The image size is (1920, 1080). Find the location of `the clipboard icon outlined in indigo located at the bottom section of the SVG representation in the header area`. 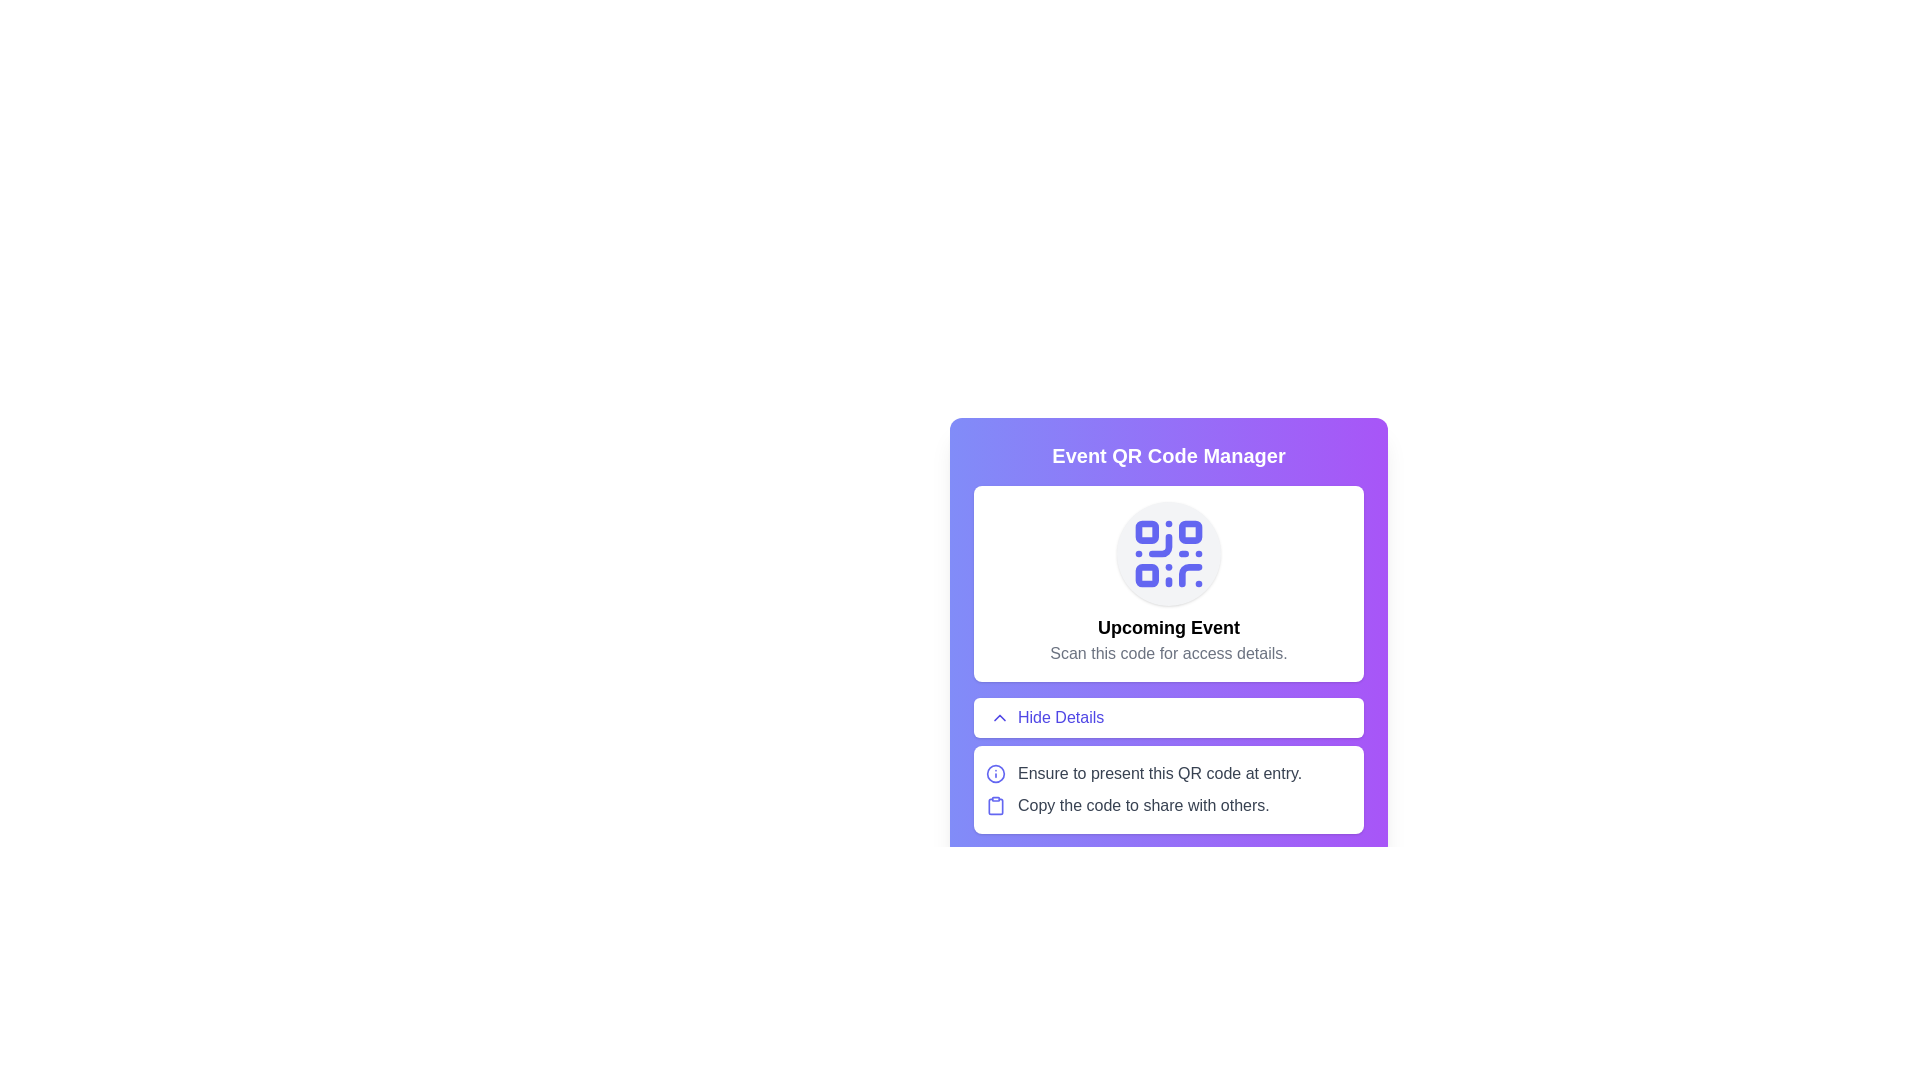

the clipboard icon outlined in indigo located at the bottom section of the SVG representation in the header area is located at coordinates (996, 805).